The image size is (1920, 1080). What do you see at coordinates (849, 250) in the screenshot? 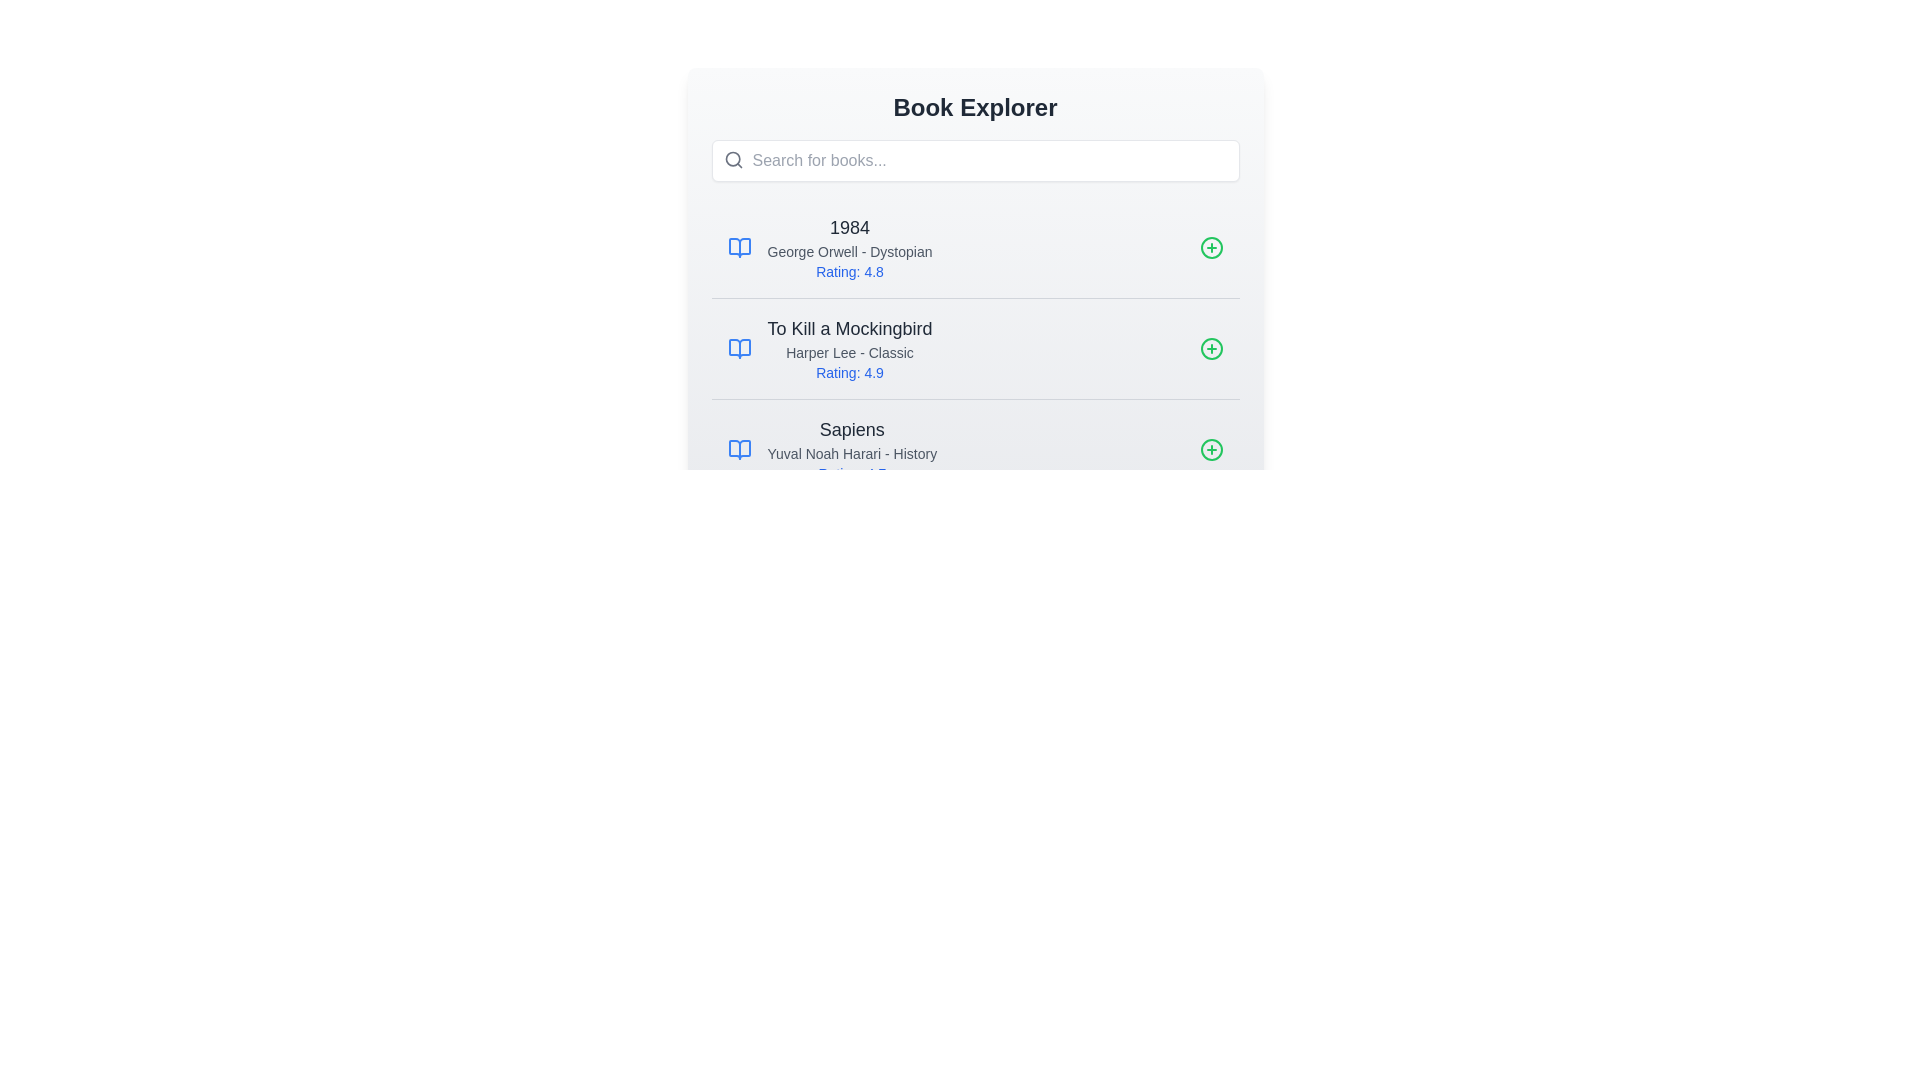
I see `the text label displaying 'George Orwell - Dystopian', which is positioned below '1984' and above 'Rating: 4.8'` at bounding box center [849, 250].